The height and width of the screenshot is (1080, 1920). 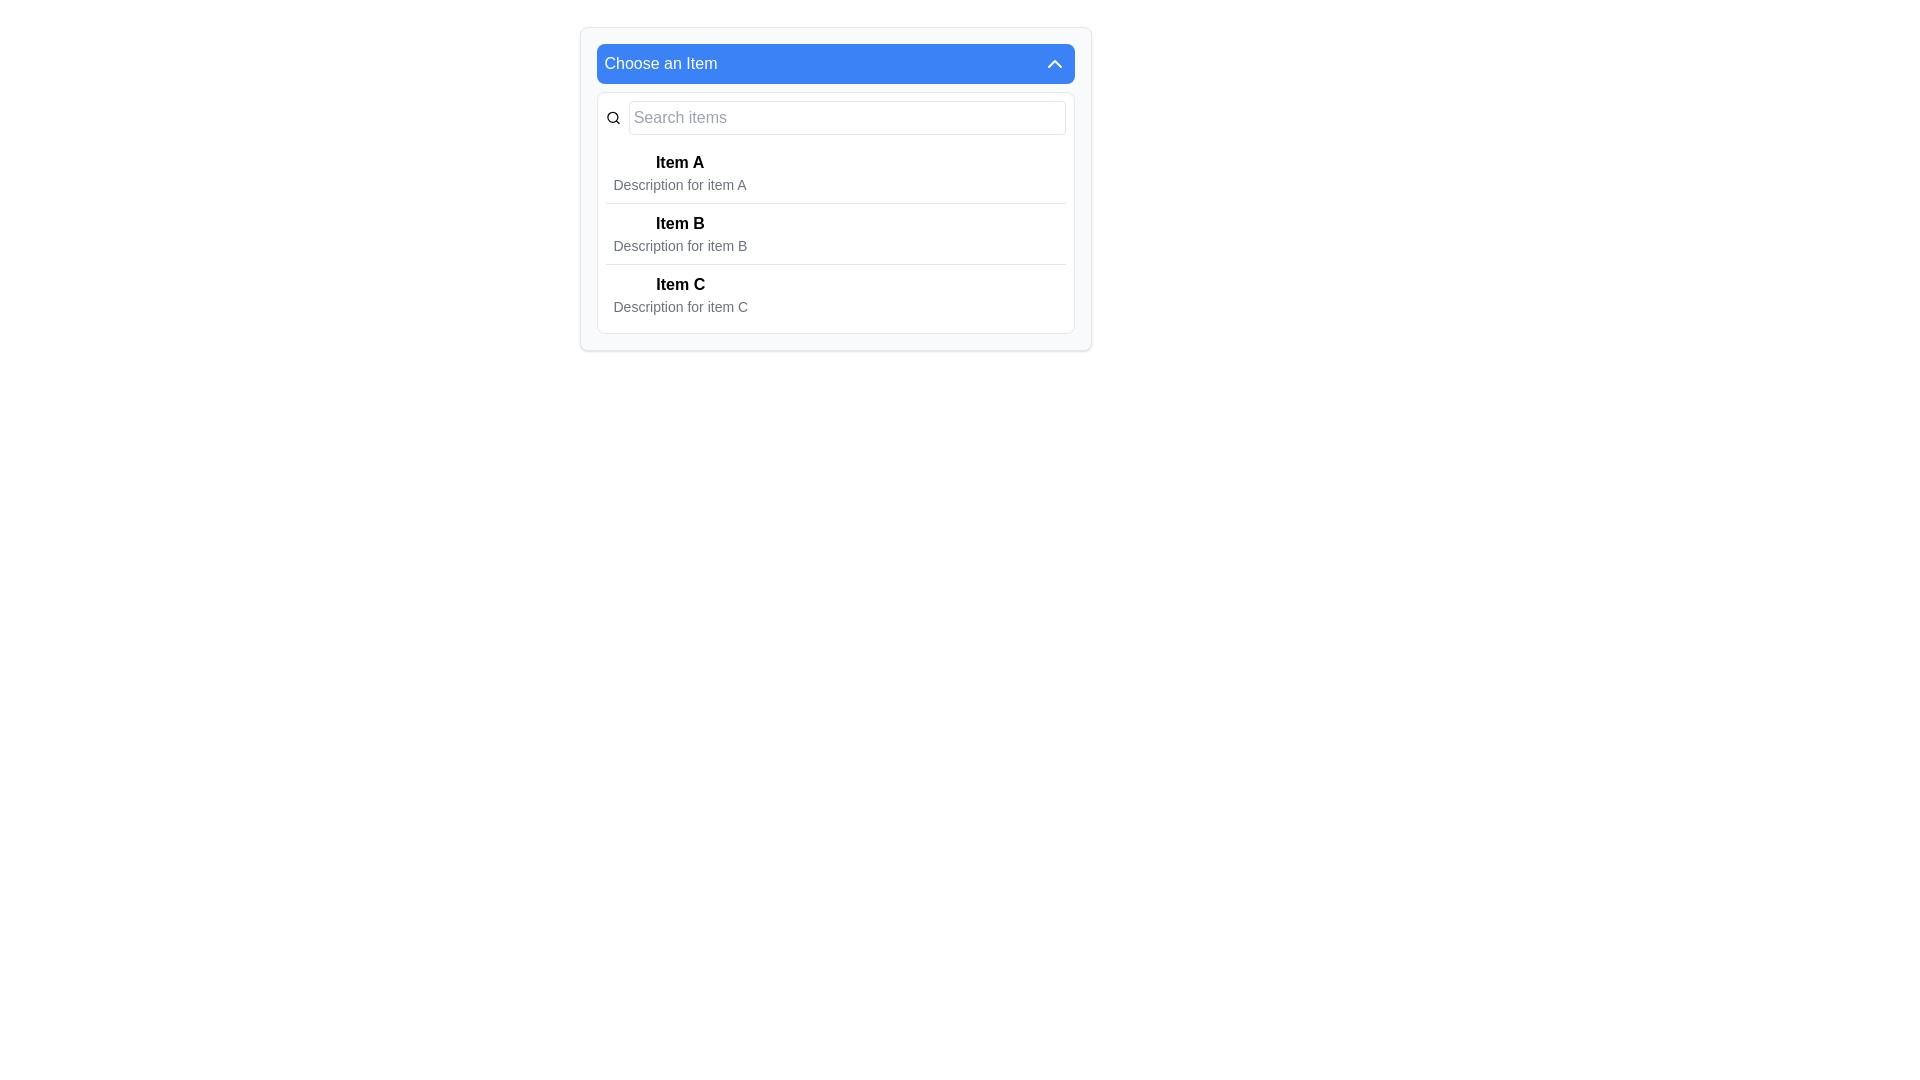 What do you see at coordinates (835, 294) in the screenshot?
I see `the list item displaying 'Item C'` at bounding box center [835, 294].